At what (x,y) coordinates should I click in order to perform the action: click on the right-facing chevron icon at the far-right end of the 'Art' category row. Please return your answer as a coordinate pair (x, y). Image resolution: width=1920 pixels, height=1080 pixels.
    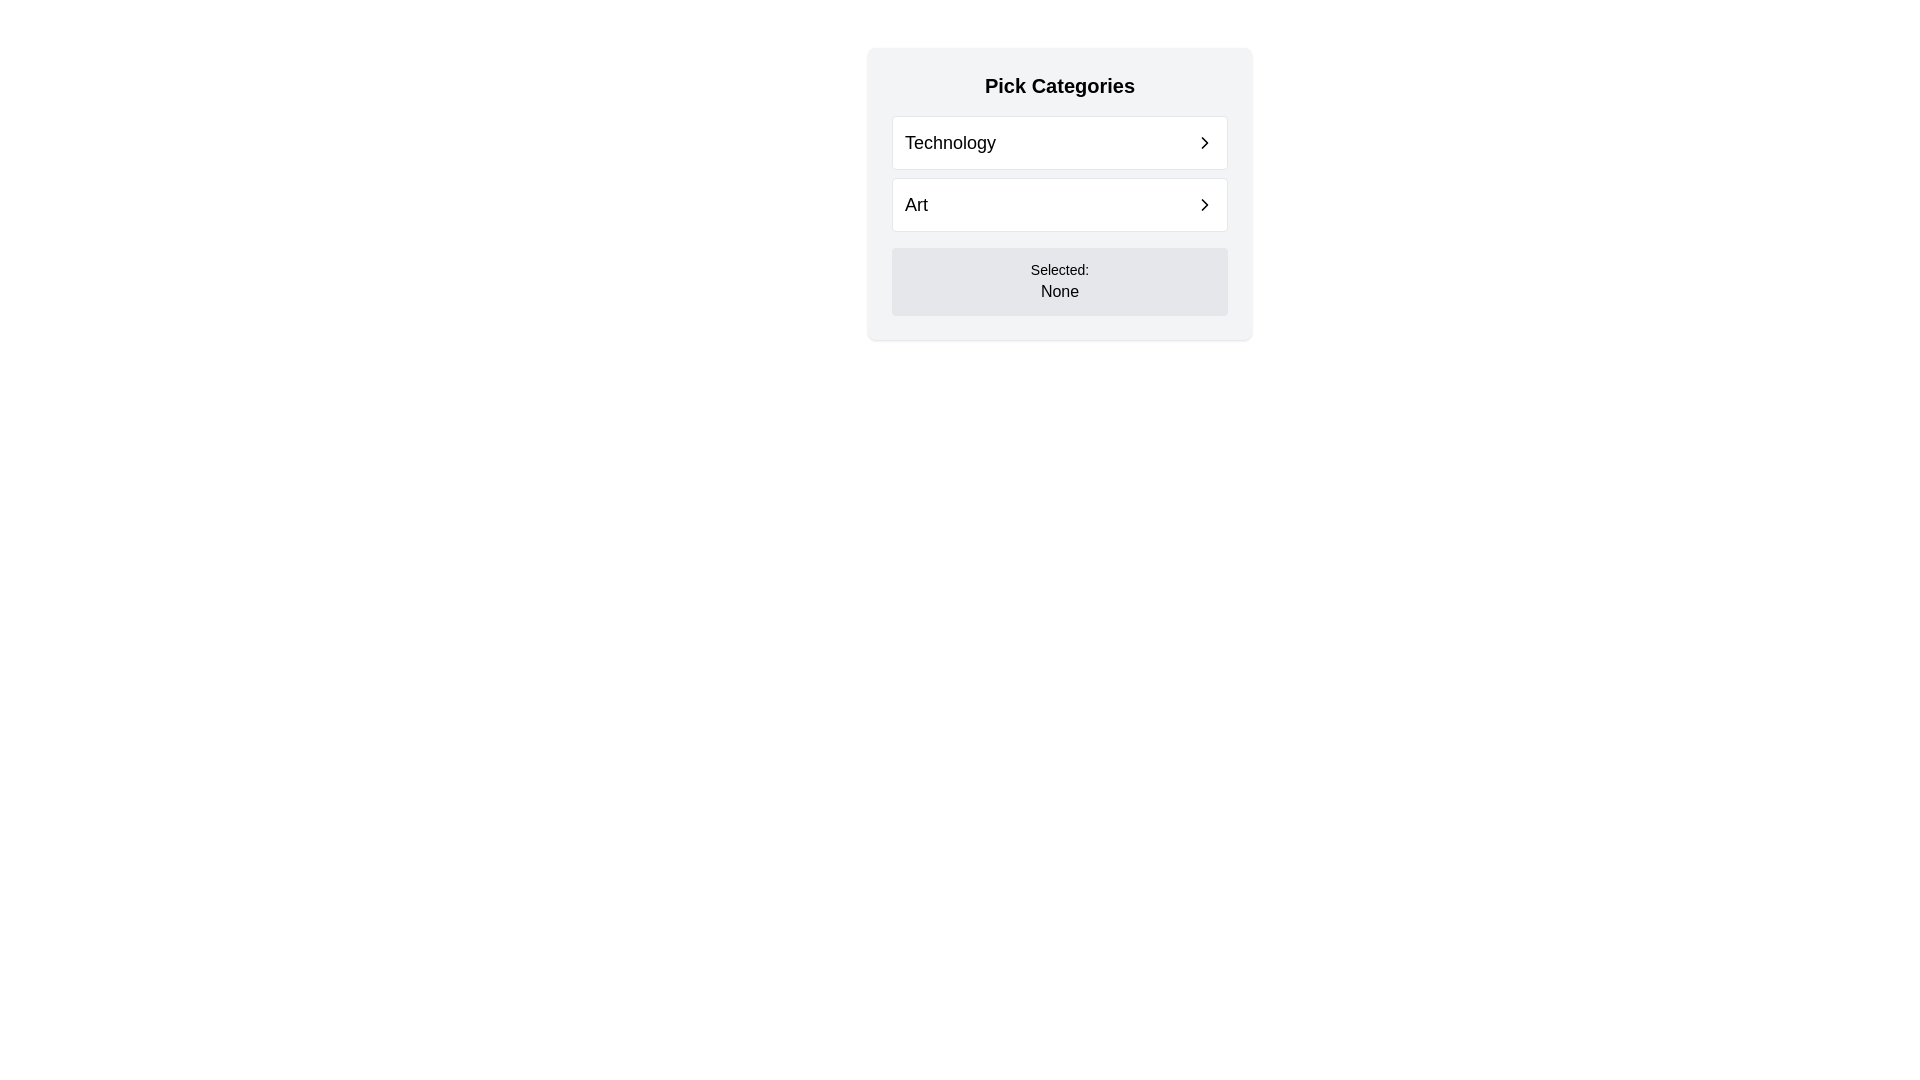
    Looking at the image, I should click on (1203, 204).